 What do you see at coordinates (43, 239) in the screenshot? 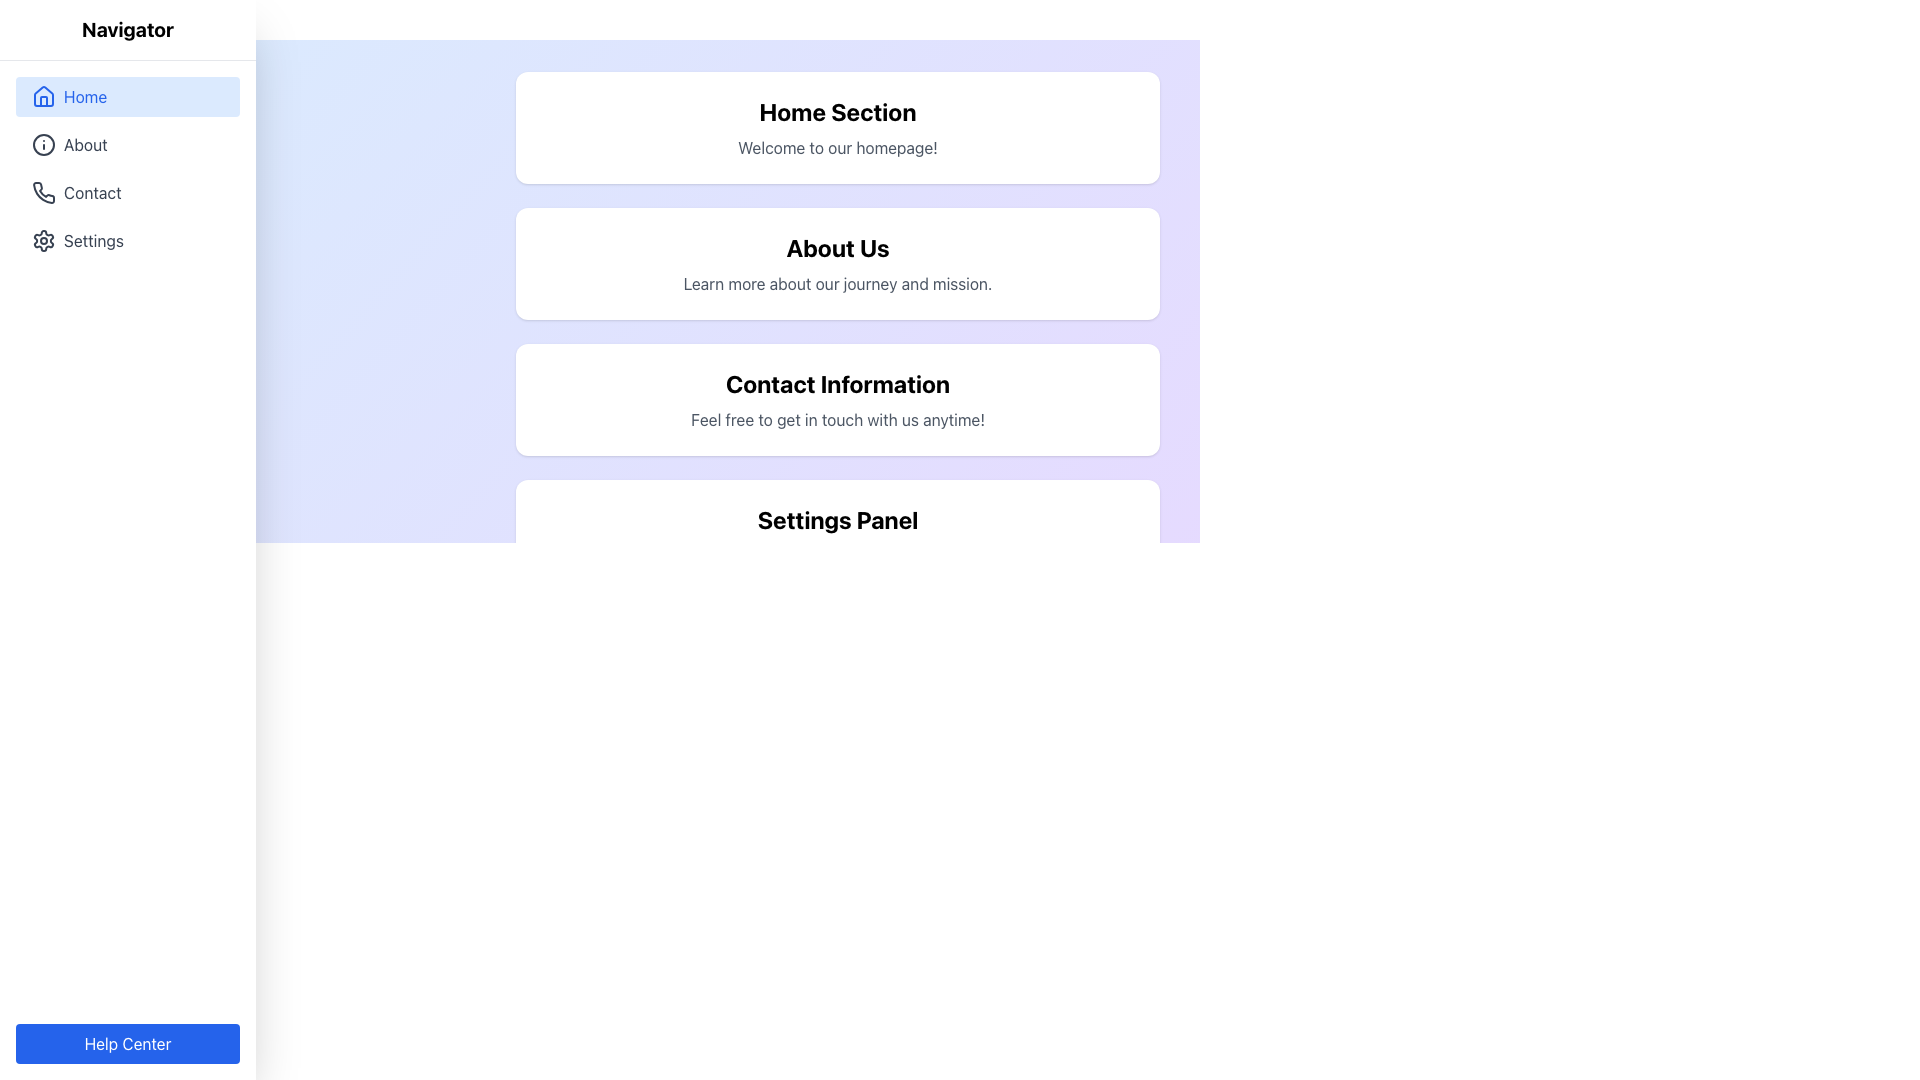
I see `the gear-shaped icon representing settings located at the top-left corner of the 'Settings' button in the navigation menu` at bounding box center [43, 239].